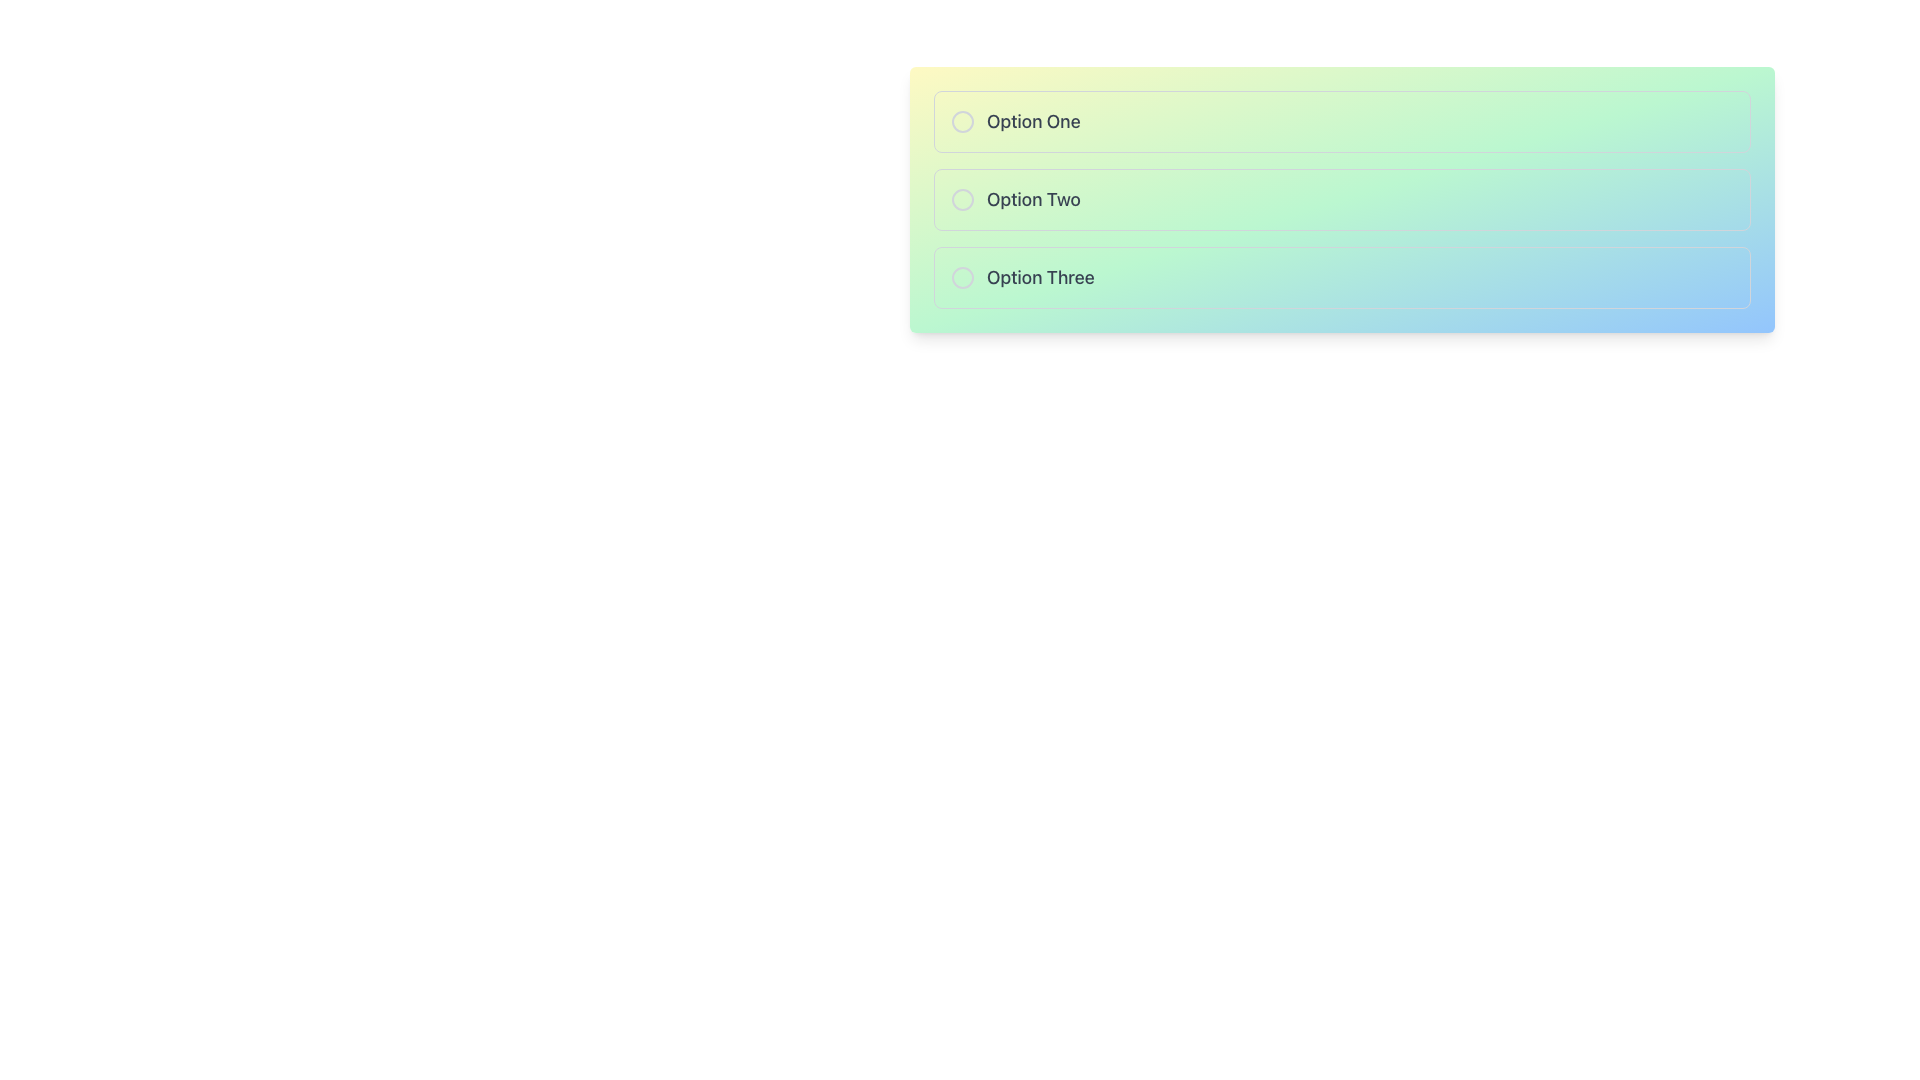 Image resolution: width=1920 pixels, height=1080 pixels. I want to click on the radio button located to the left of the text 'Option One', so click(963, 122).